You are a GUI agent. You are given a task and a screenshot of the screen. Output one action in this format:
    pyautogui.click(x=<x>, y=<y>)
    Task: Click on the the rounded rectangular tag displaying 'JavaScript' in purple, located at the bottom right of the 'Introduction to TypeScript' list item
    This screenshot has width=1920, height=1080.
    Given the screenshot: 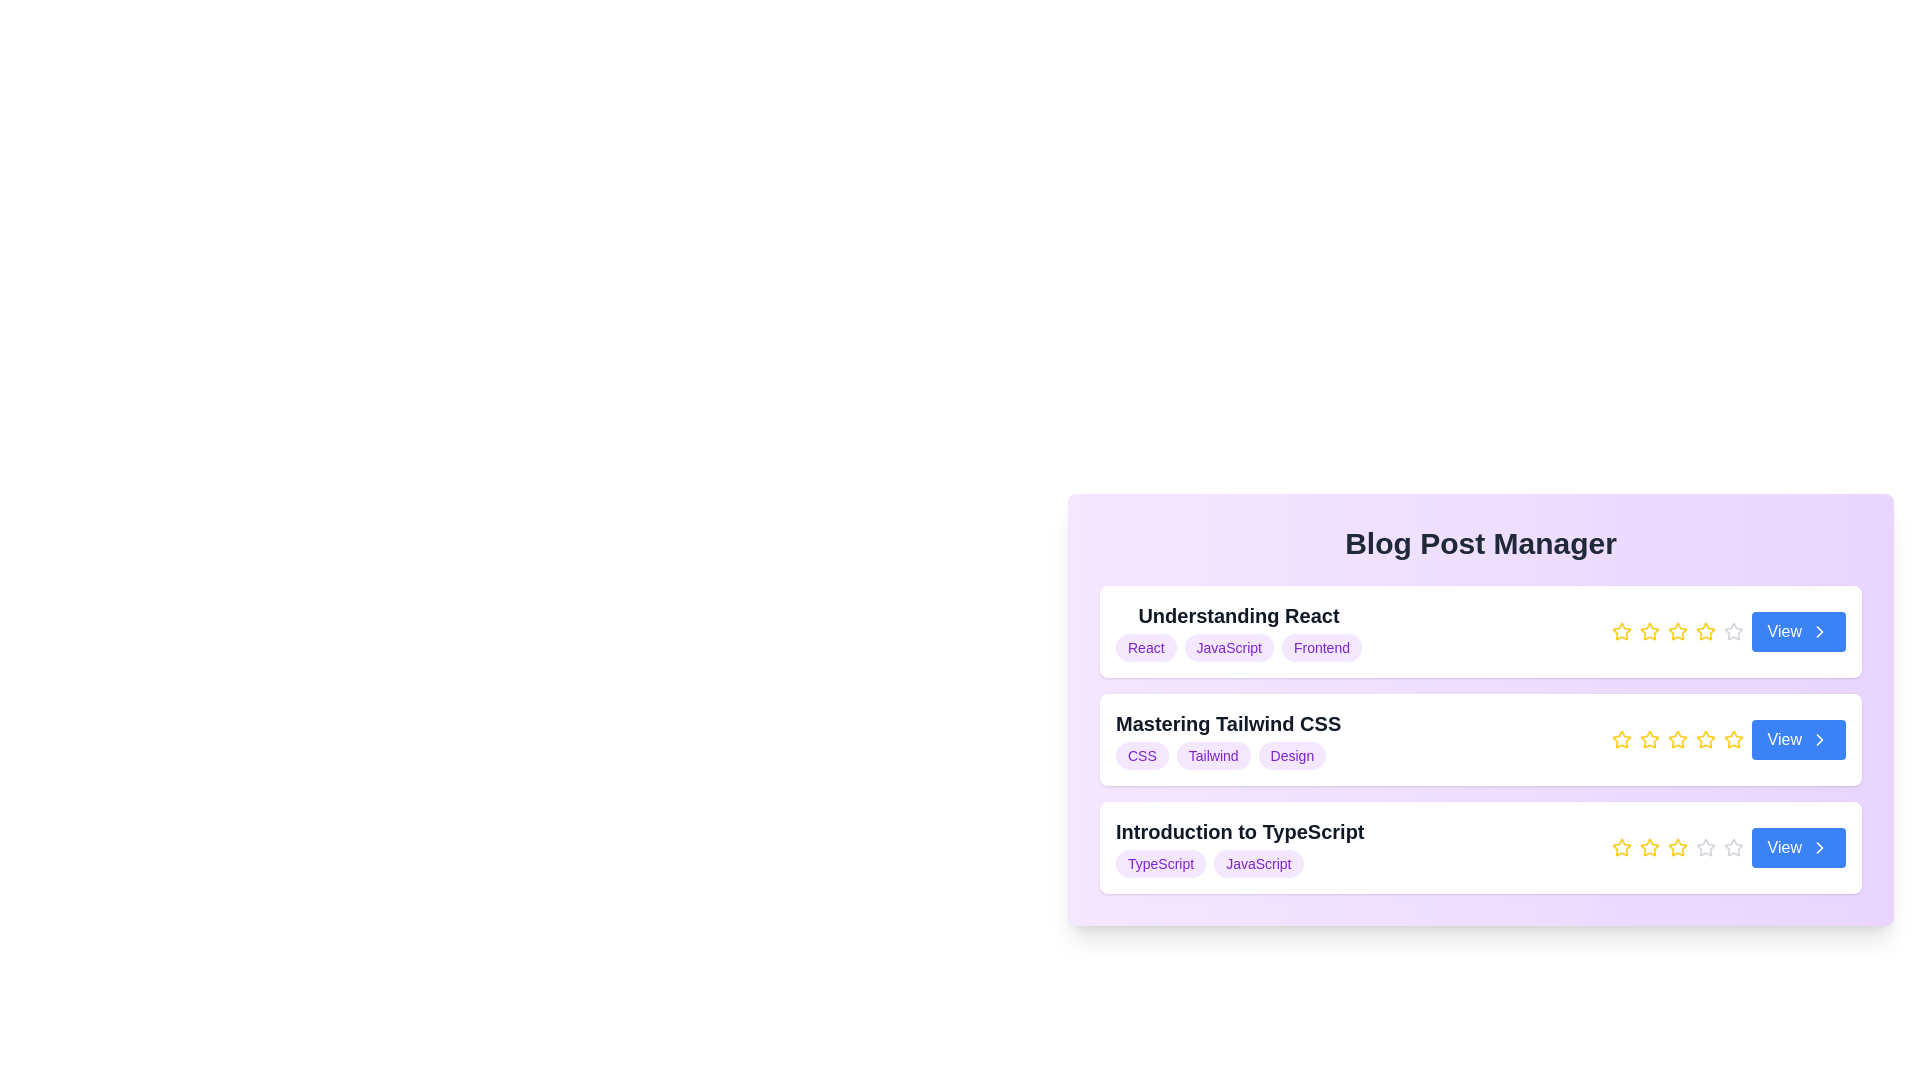 What is the action you would take?
    pyautogui.click(x=1257, y=863)
    